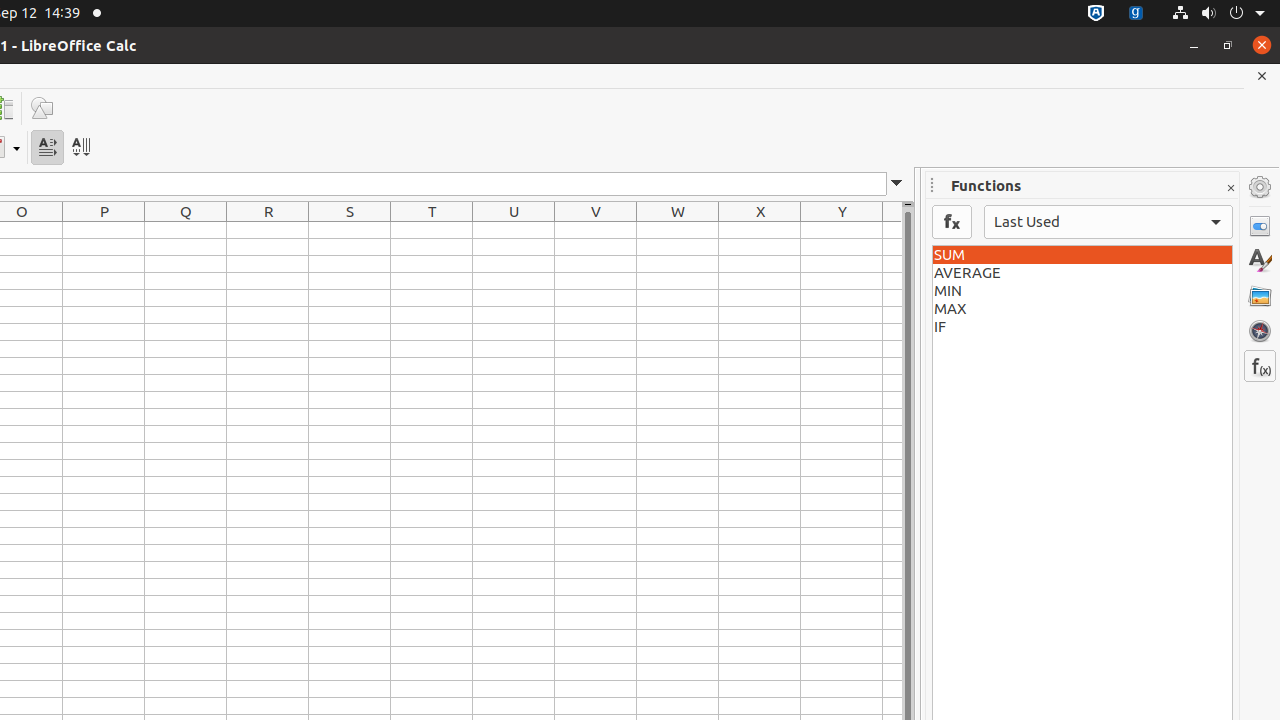  What do you see at coordinates (594, 229) in the screenshot?
I see `'V1'` at bounding box center [594, 229].